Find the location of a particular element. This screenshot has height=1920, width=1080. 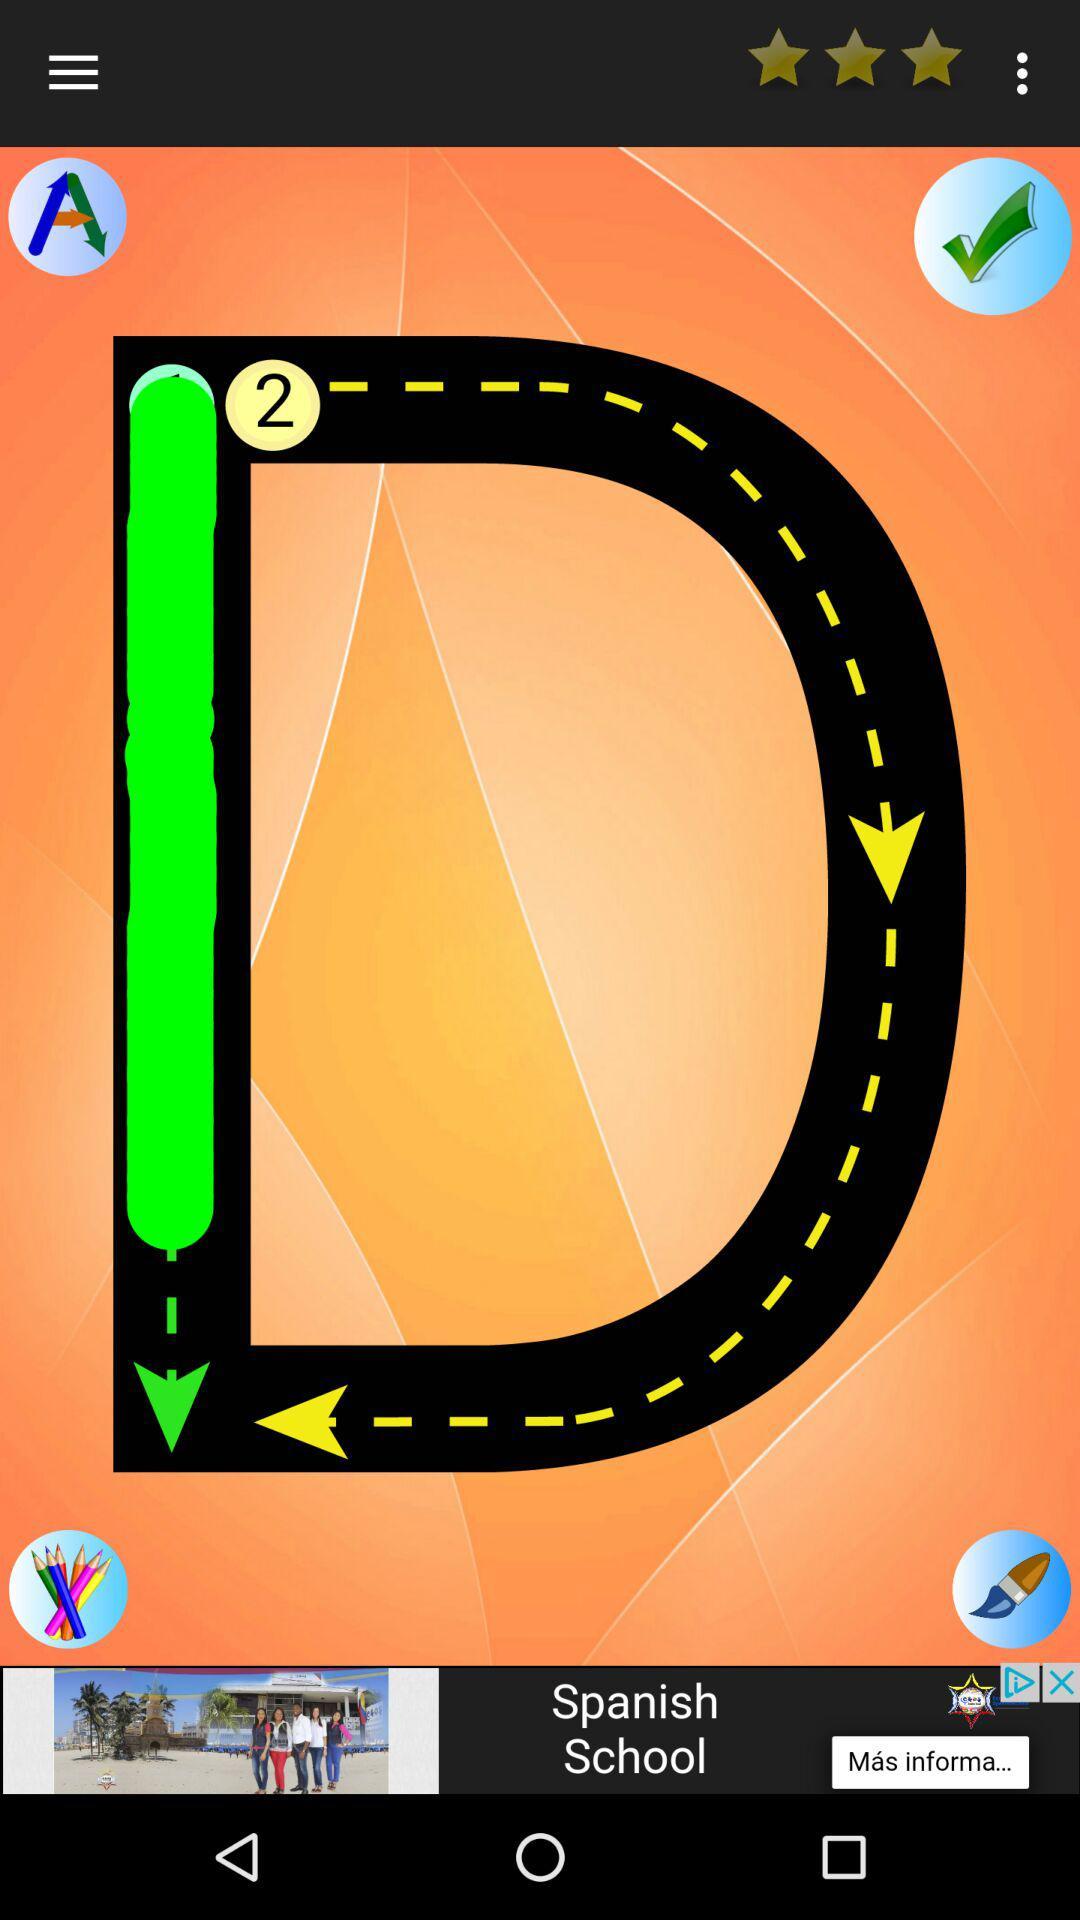

check work is located at coordinates (992, 236).